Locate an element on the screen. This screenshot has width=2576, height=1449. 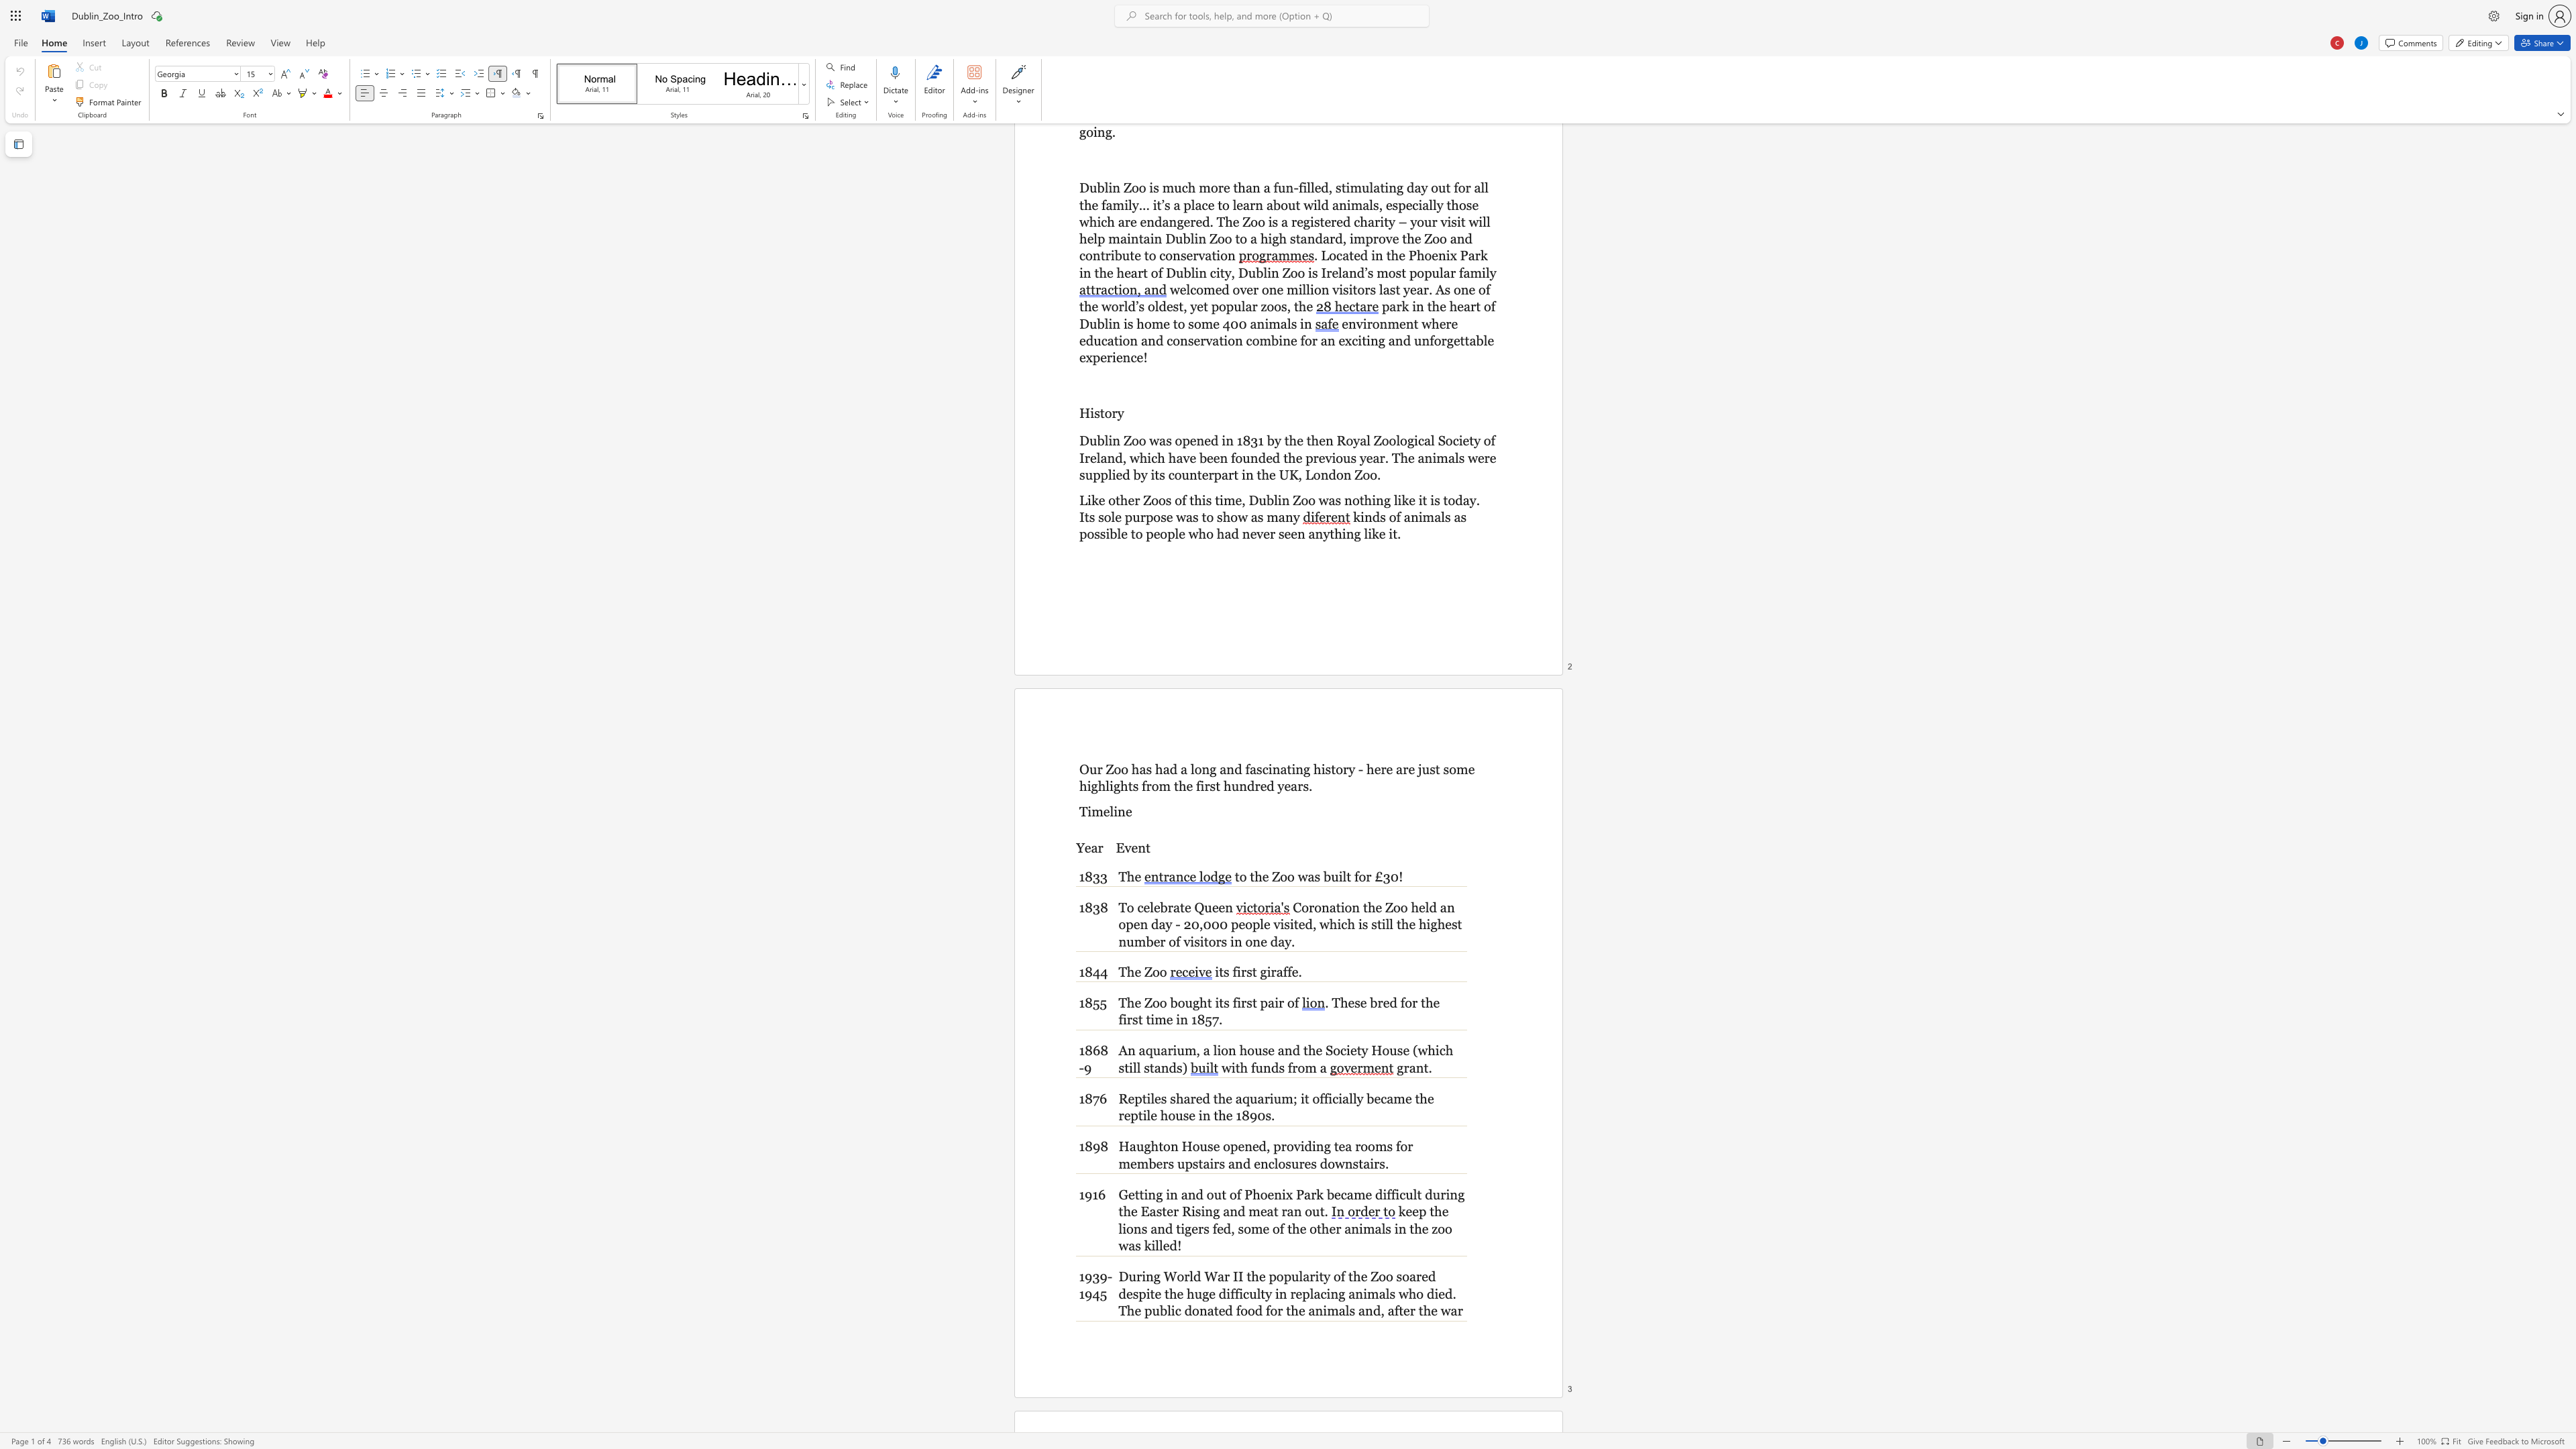
the subset text "ory - he" within the text "Our Zoo has had a long and fascinating history - here are just some highlights from the first hundred years." is located at coordinates (1335, 768).